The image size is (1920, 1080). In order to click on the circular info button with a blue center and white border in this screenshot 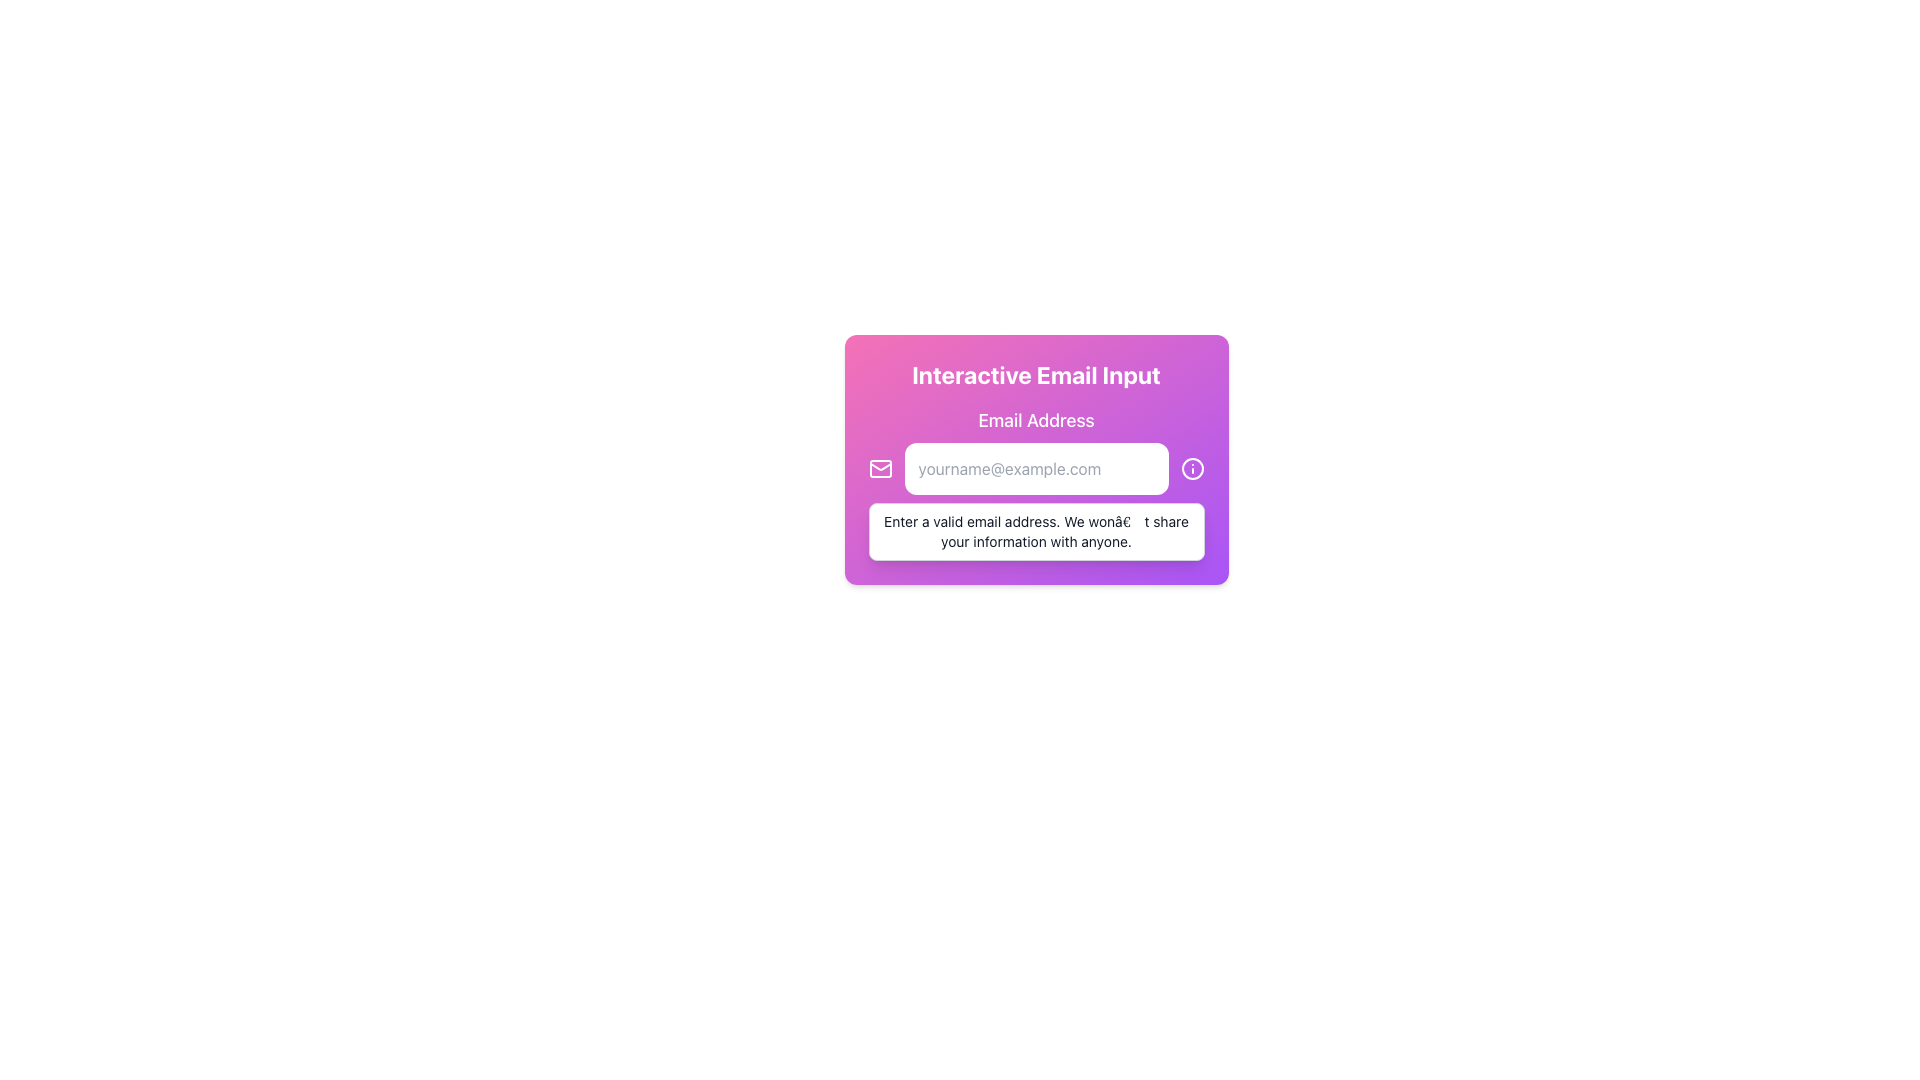, I will do `click(1192, 469)`.